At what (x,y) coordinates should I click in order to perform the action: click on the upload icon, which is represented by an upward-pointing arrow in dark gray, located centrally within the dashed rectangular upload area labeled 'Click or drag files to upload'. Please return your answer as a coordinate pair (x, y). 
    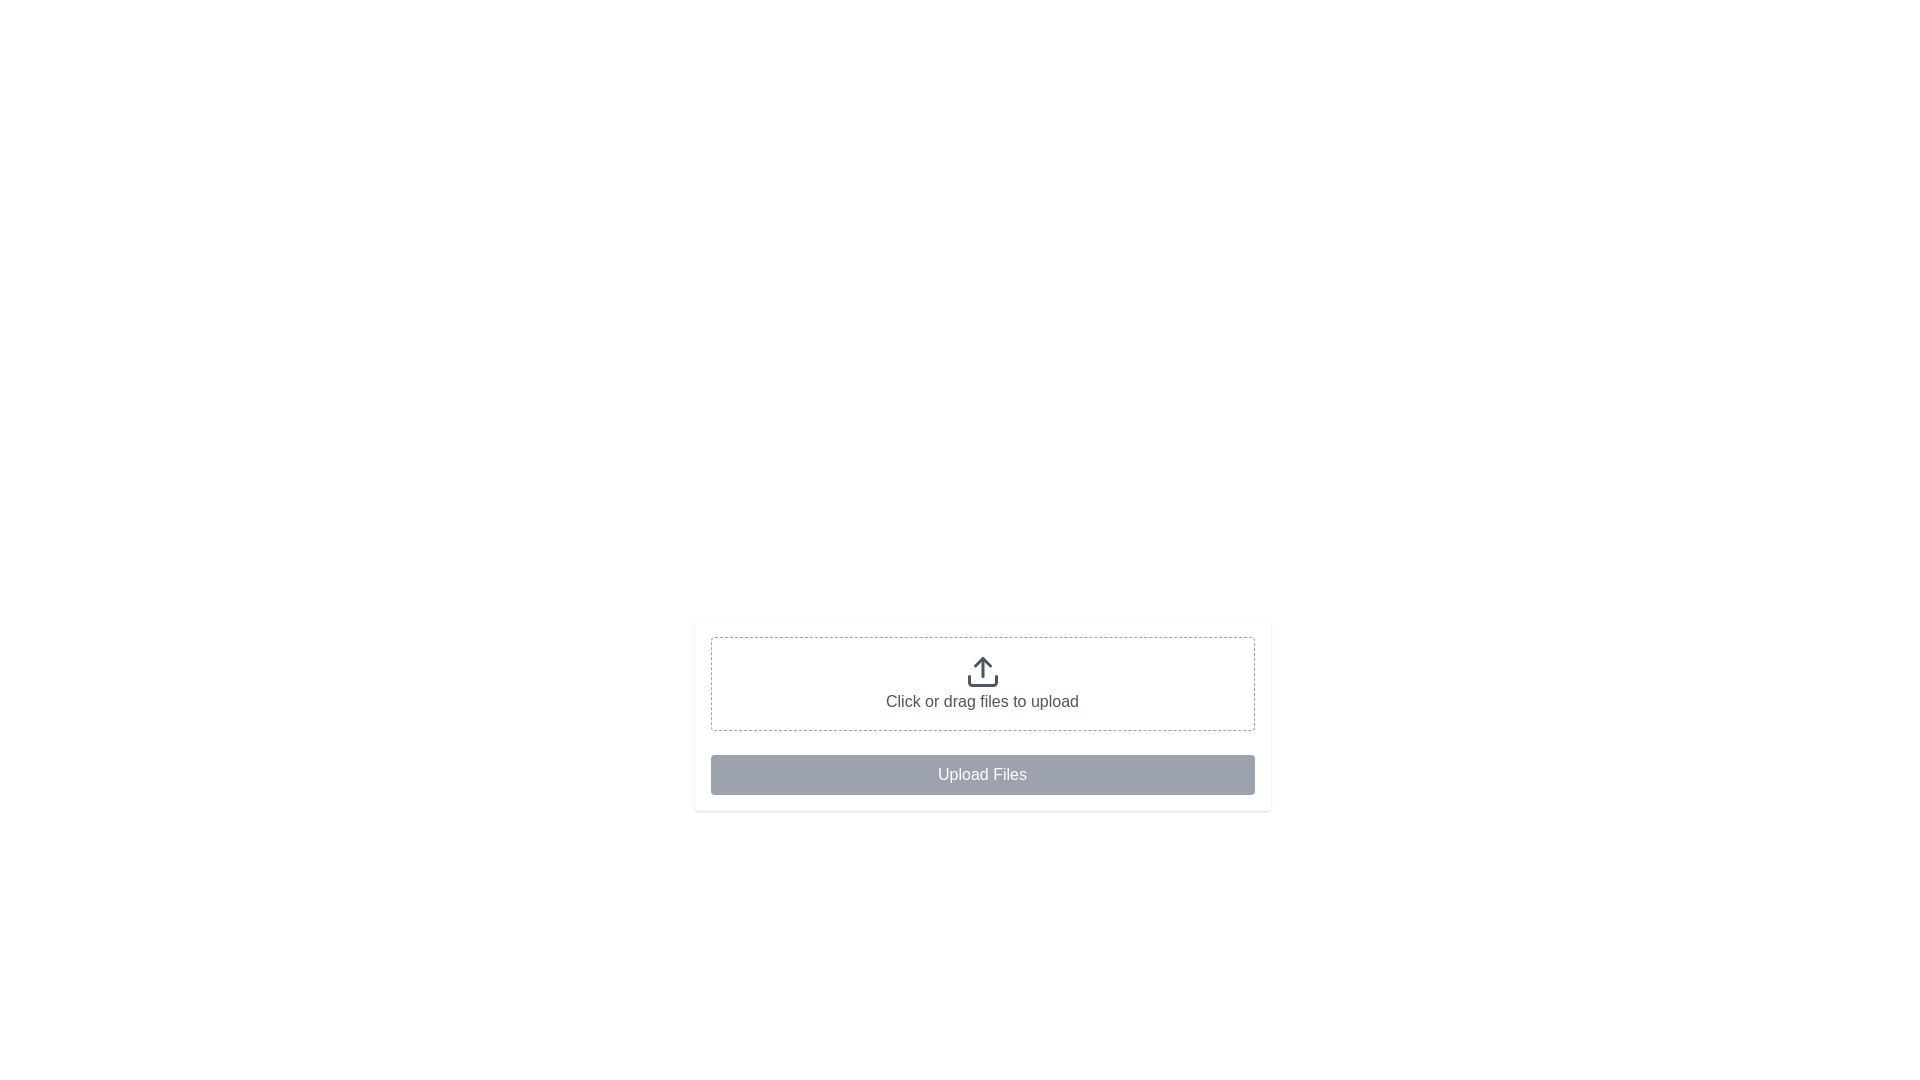
    Looking at the image, I should click on (982, 671).